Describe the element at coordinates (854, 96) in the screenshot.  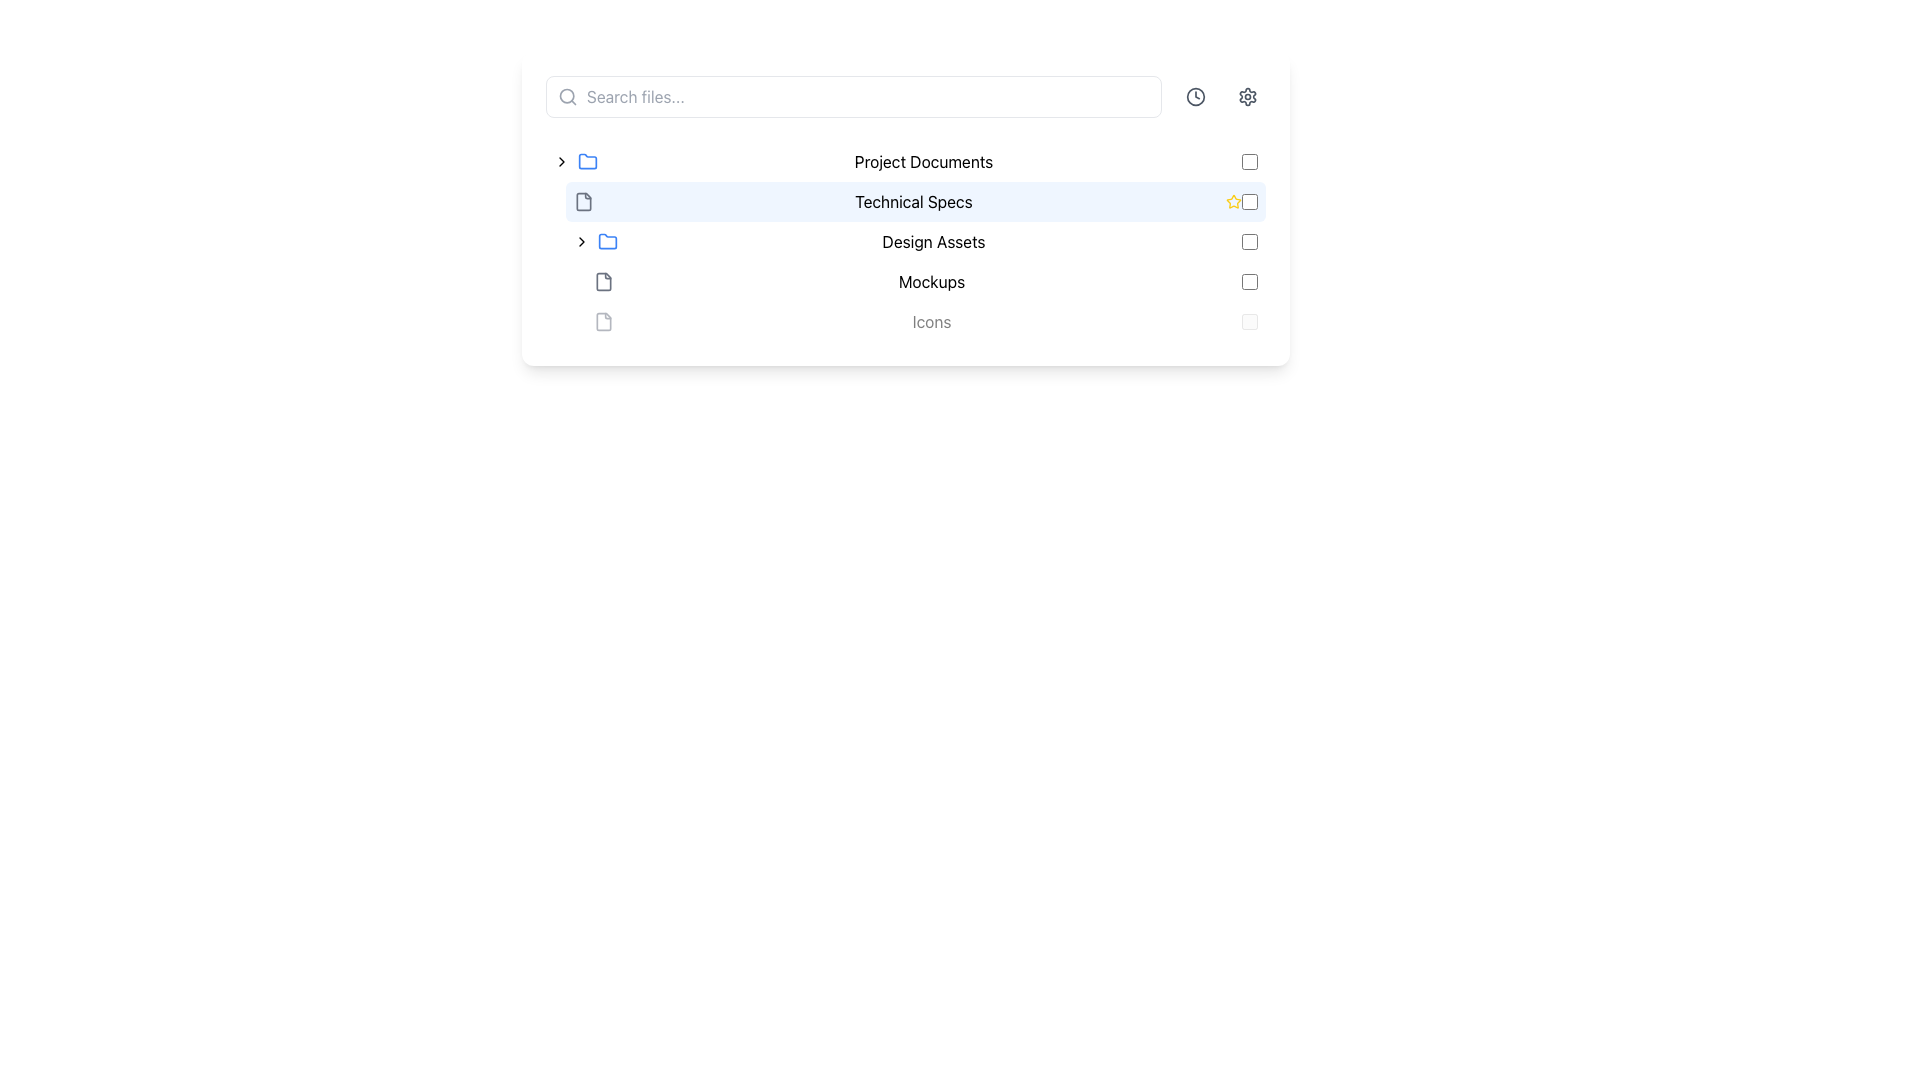
I see `to select text within the search input field located at the top of the interface, which is horizontally centered and adjacent` at that location.